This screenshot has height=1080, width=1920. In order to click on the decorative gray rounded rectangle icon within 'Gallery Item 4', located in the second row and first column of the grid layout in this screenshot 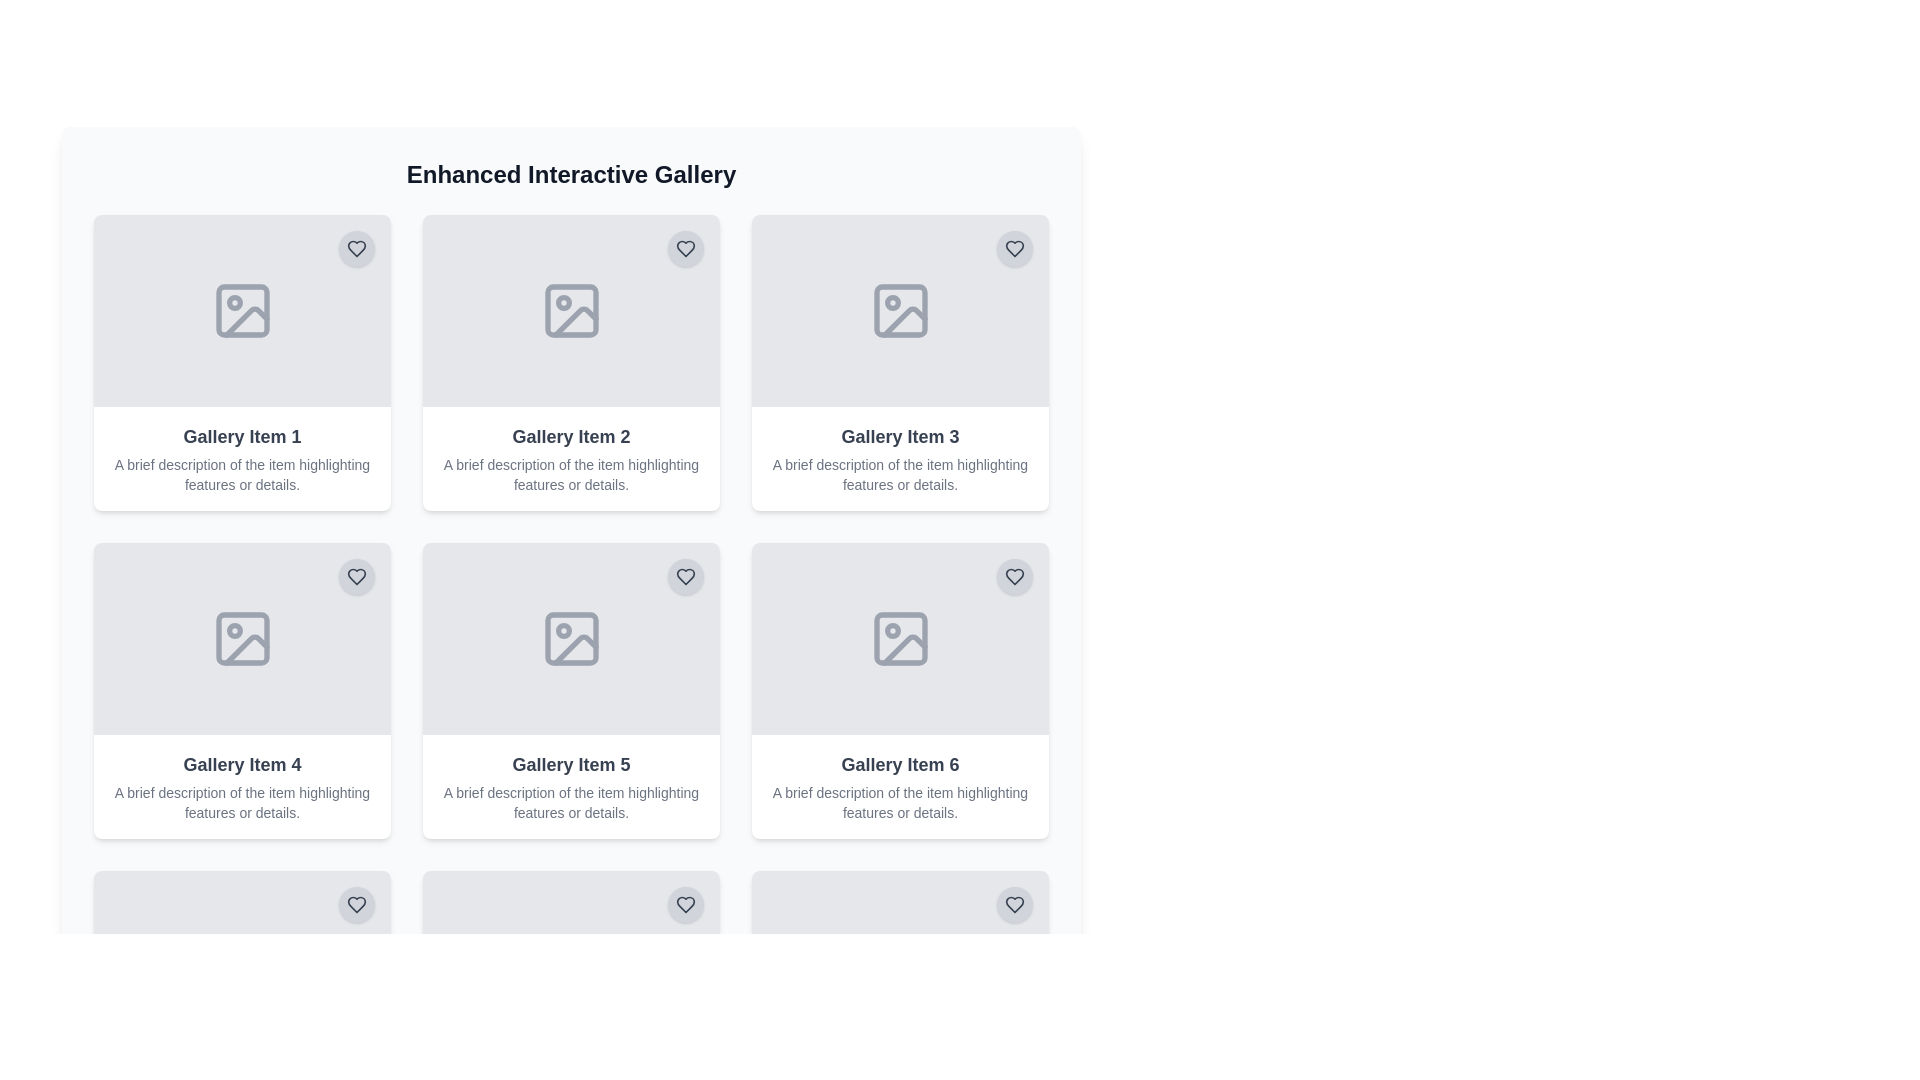, I will do `click(241, 639)`.